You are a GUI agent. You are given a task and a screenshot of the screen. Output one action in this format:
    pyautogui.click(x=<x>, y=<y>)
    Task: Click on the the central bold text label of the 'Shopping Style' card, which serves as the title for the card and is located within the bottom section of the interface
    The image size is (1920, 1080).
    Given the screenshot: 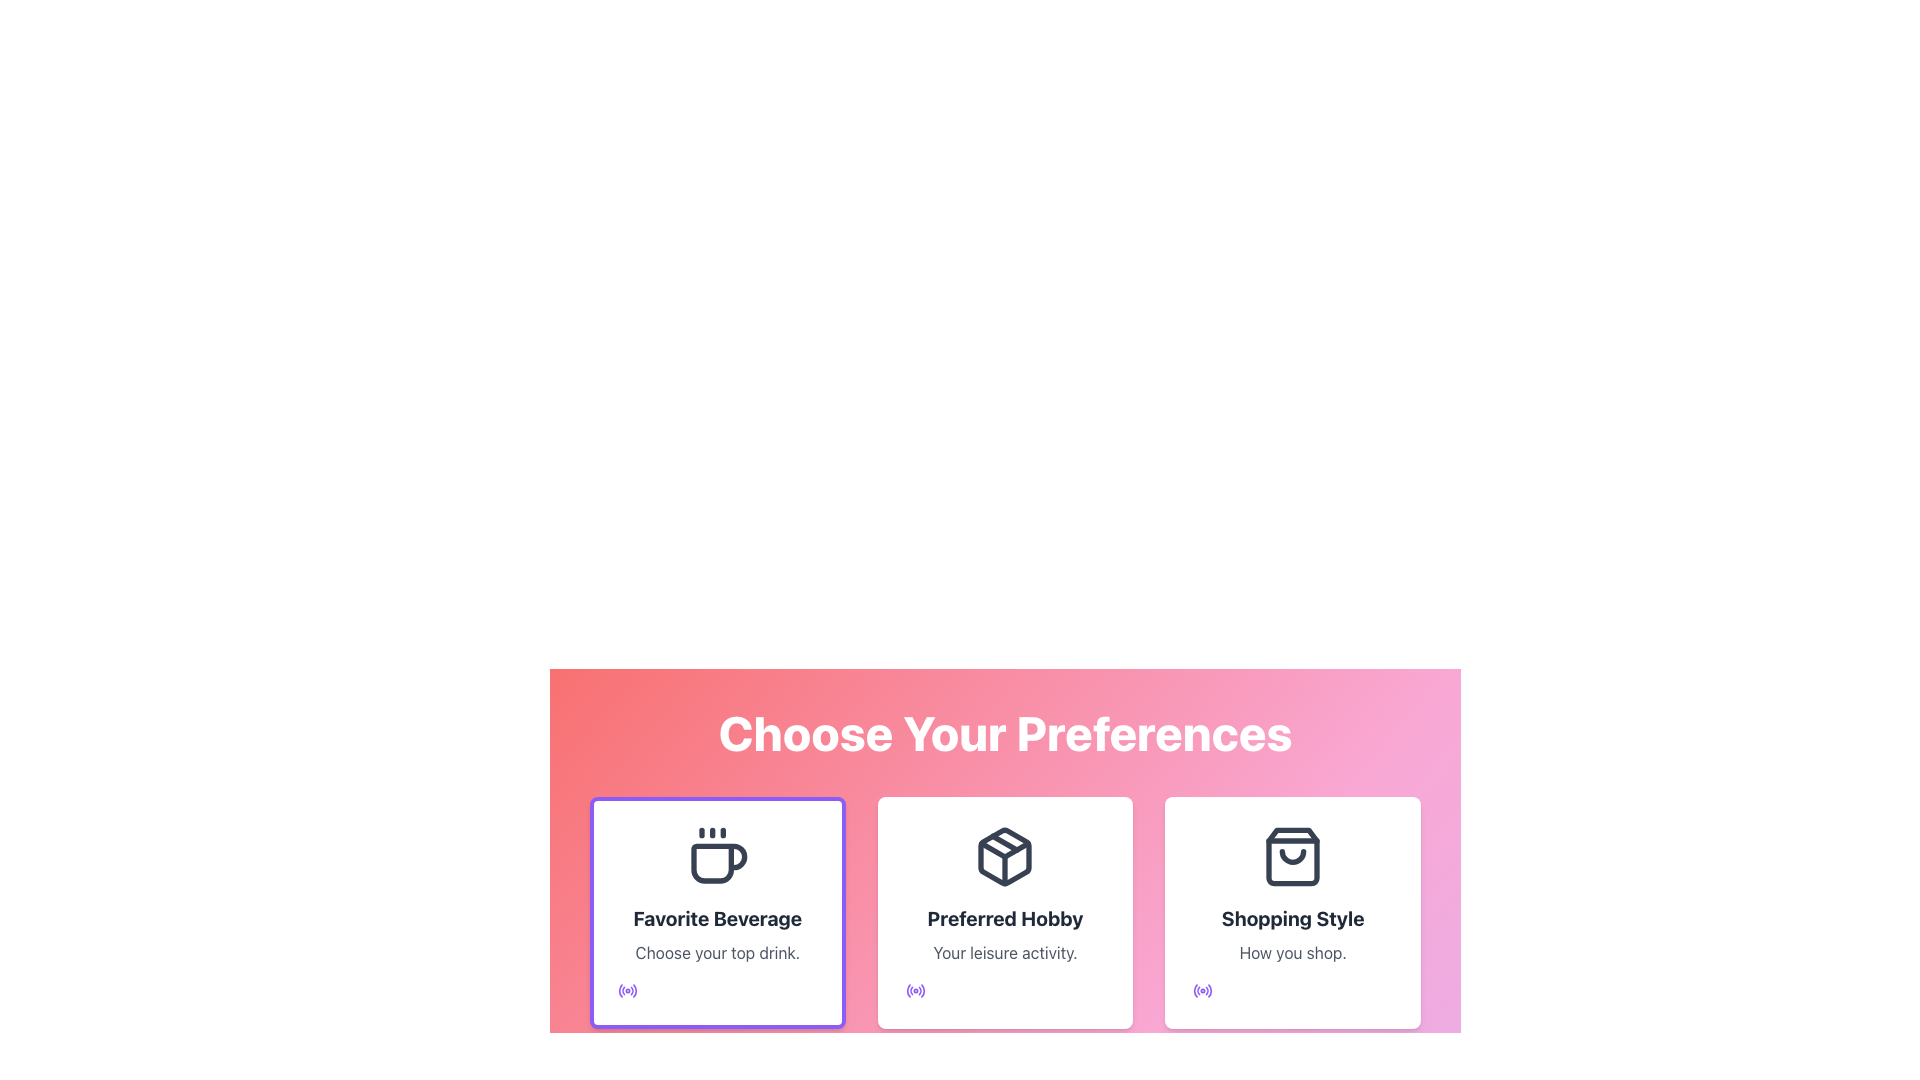 What is the action you would take?
    pyautogui.click(x=1293, y=918)
    